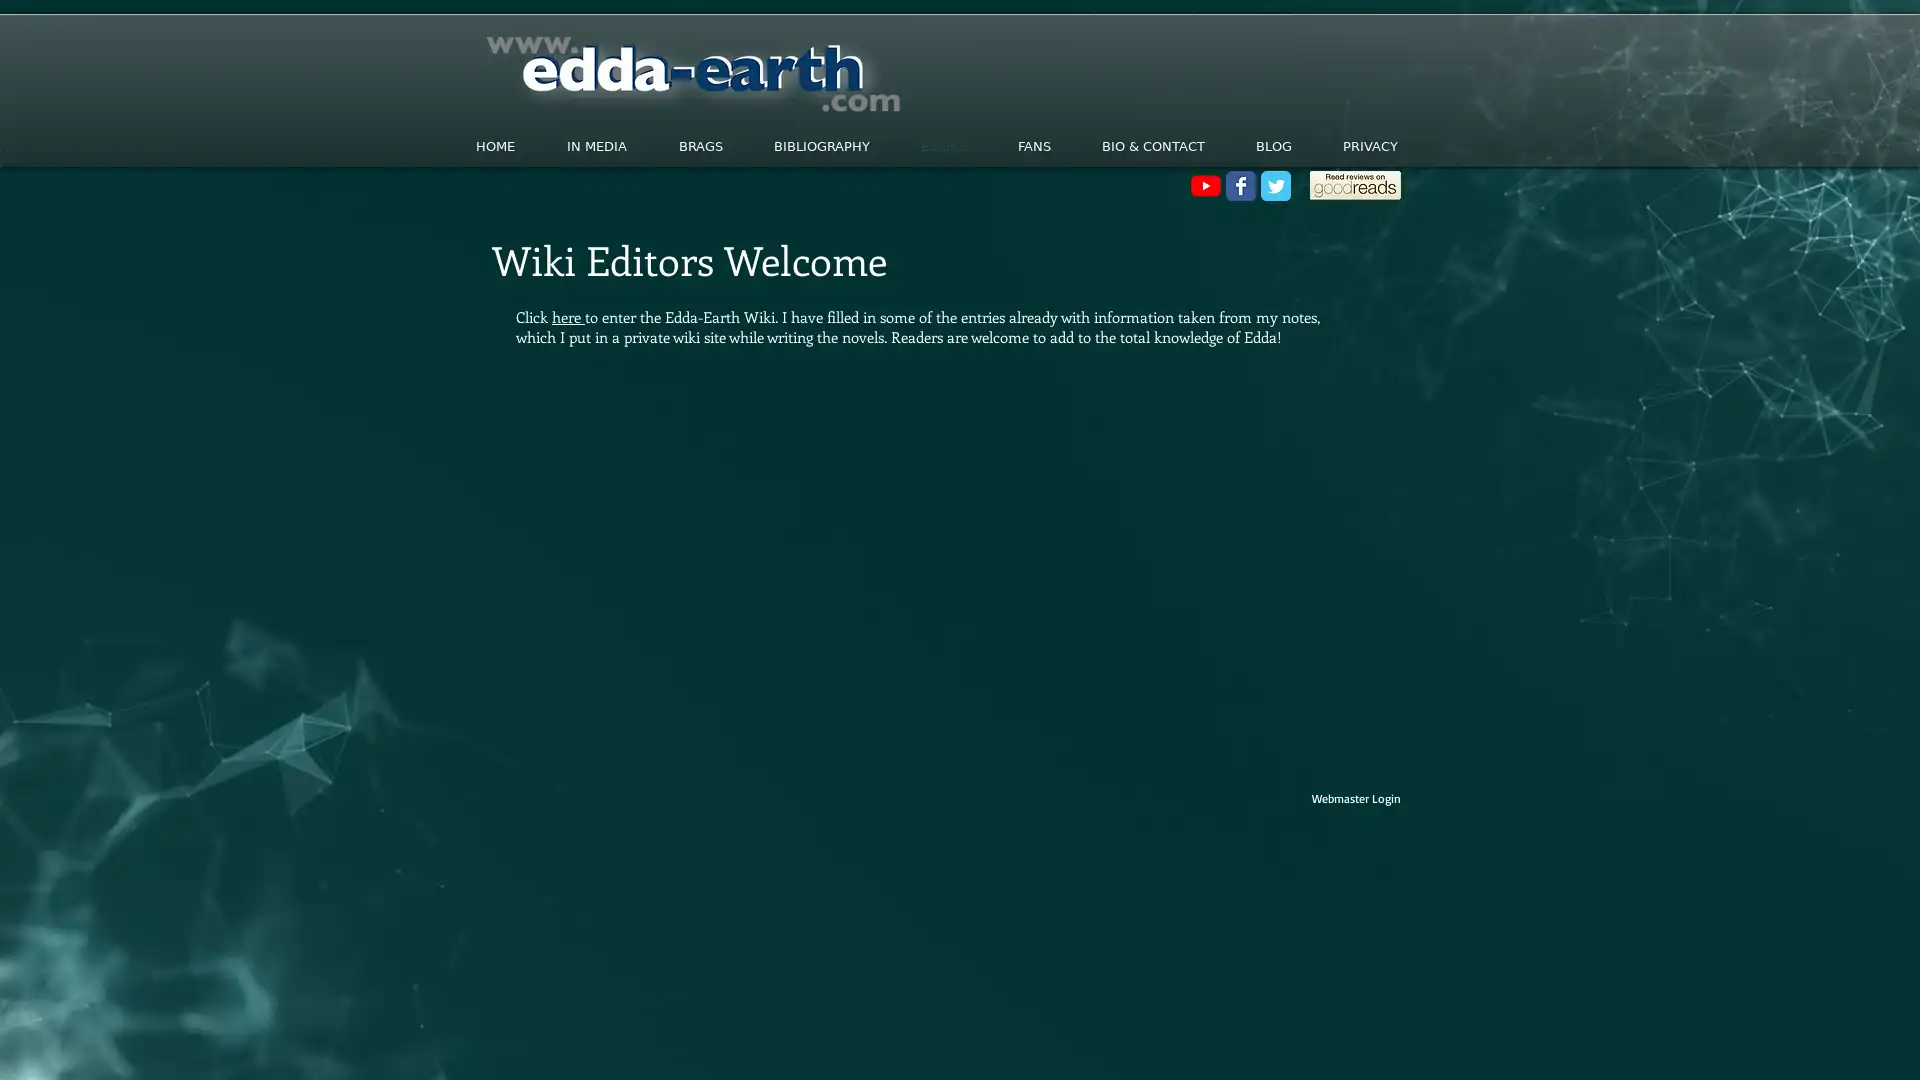  Describe the element at coordinates (1895, 1044) in the screenshot. I see `Close` at that location.